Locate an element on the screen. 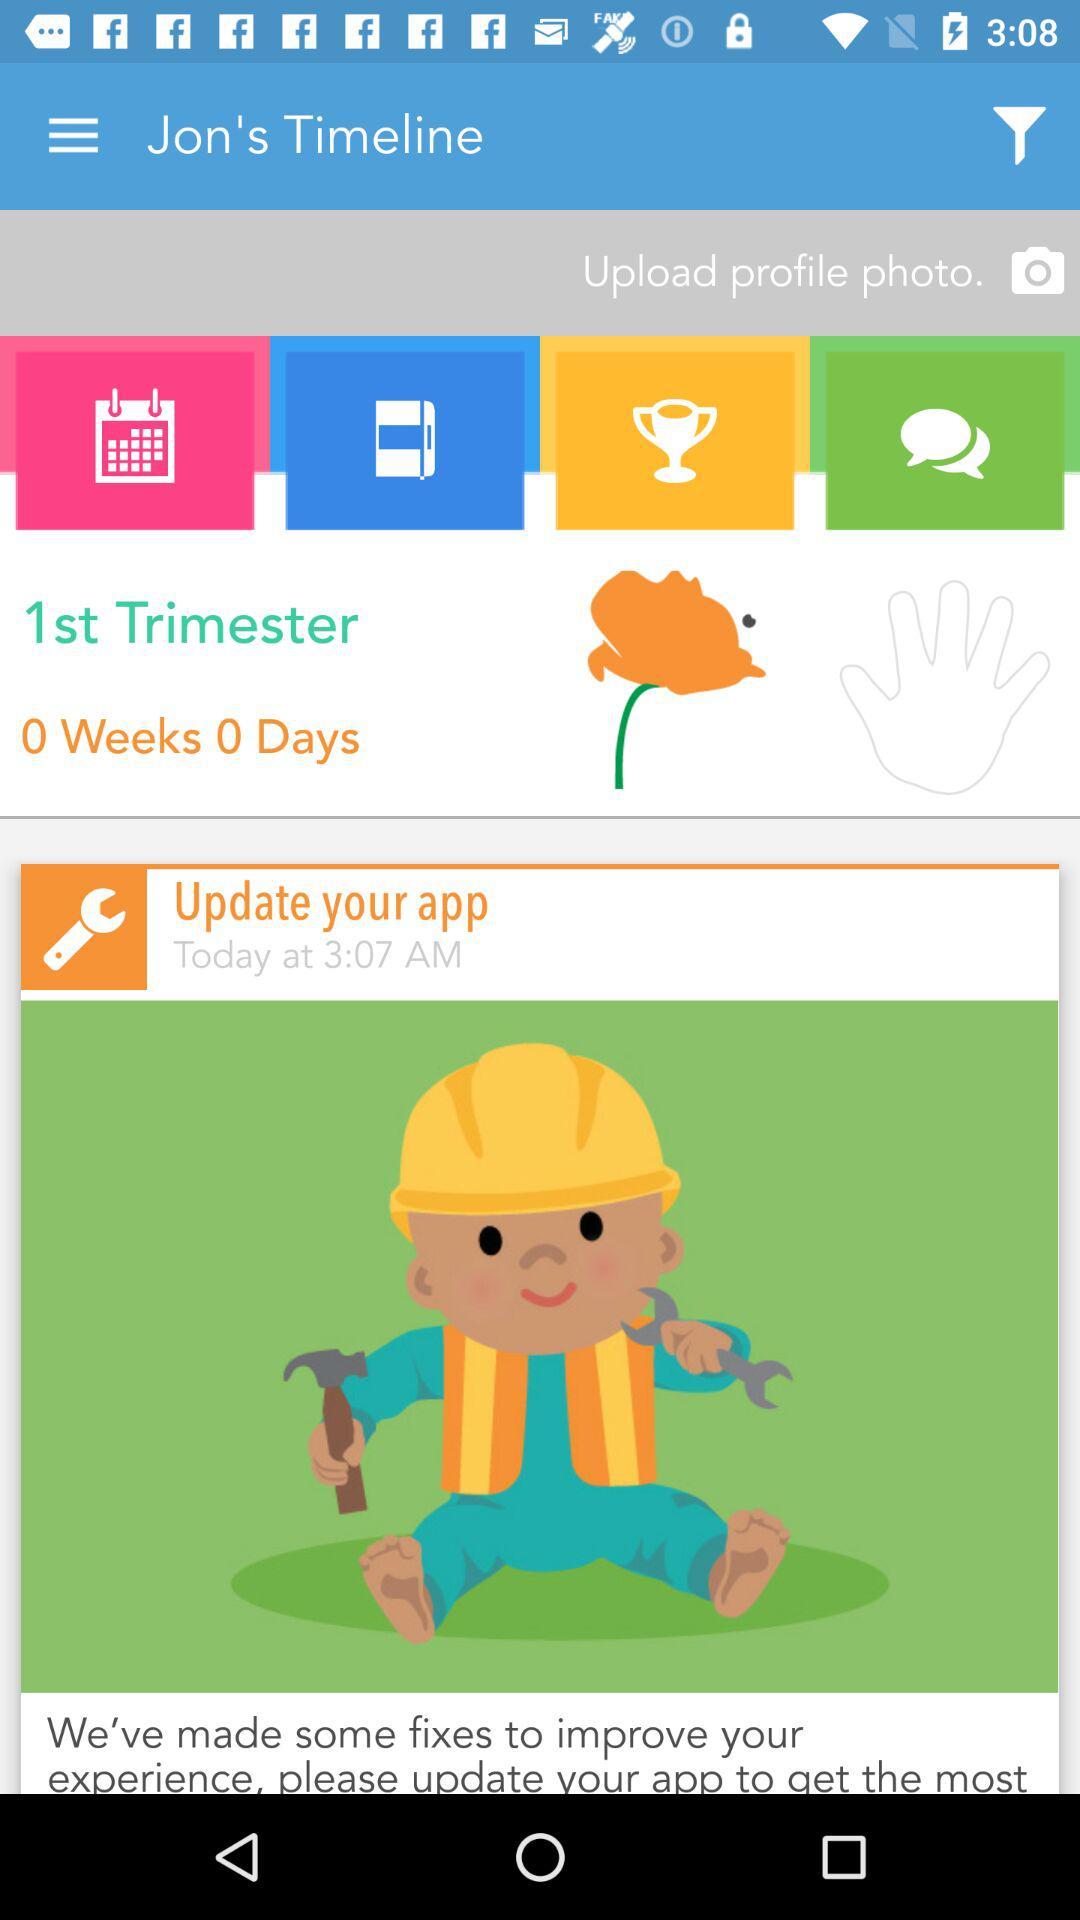 Image resolution: width=1080 pixels, height=1920 pixels. the item above we ve made icon is located at coordinates (540, 1346).